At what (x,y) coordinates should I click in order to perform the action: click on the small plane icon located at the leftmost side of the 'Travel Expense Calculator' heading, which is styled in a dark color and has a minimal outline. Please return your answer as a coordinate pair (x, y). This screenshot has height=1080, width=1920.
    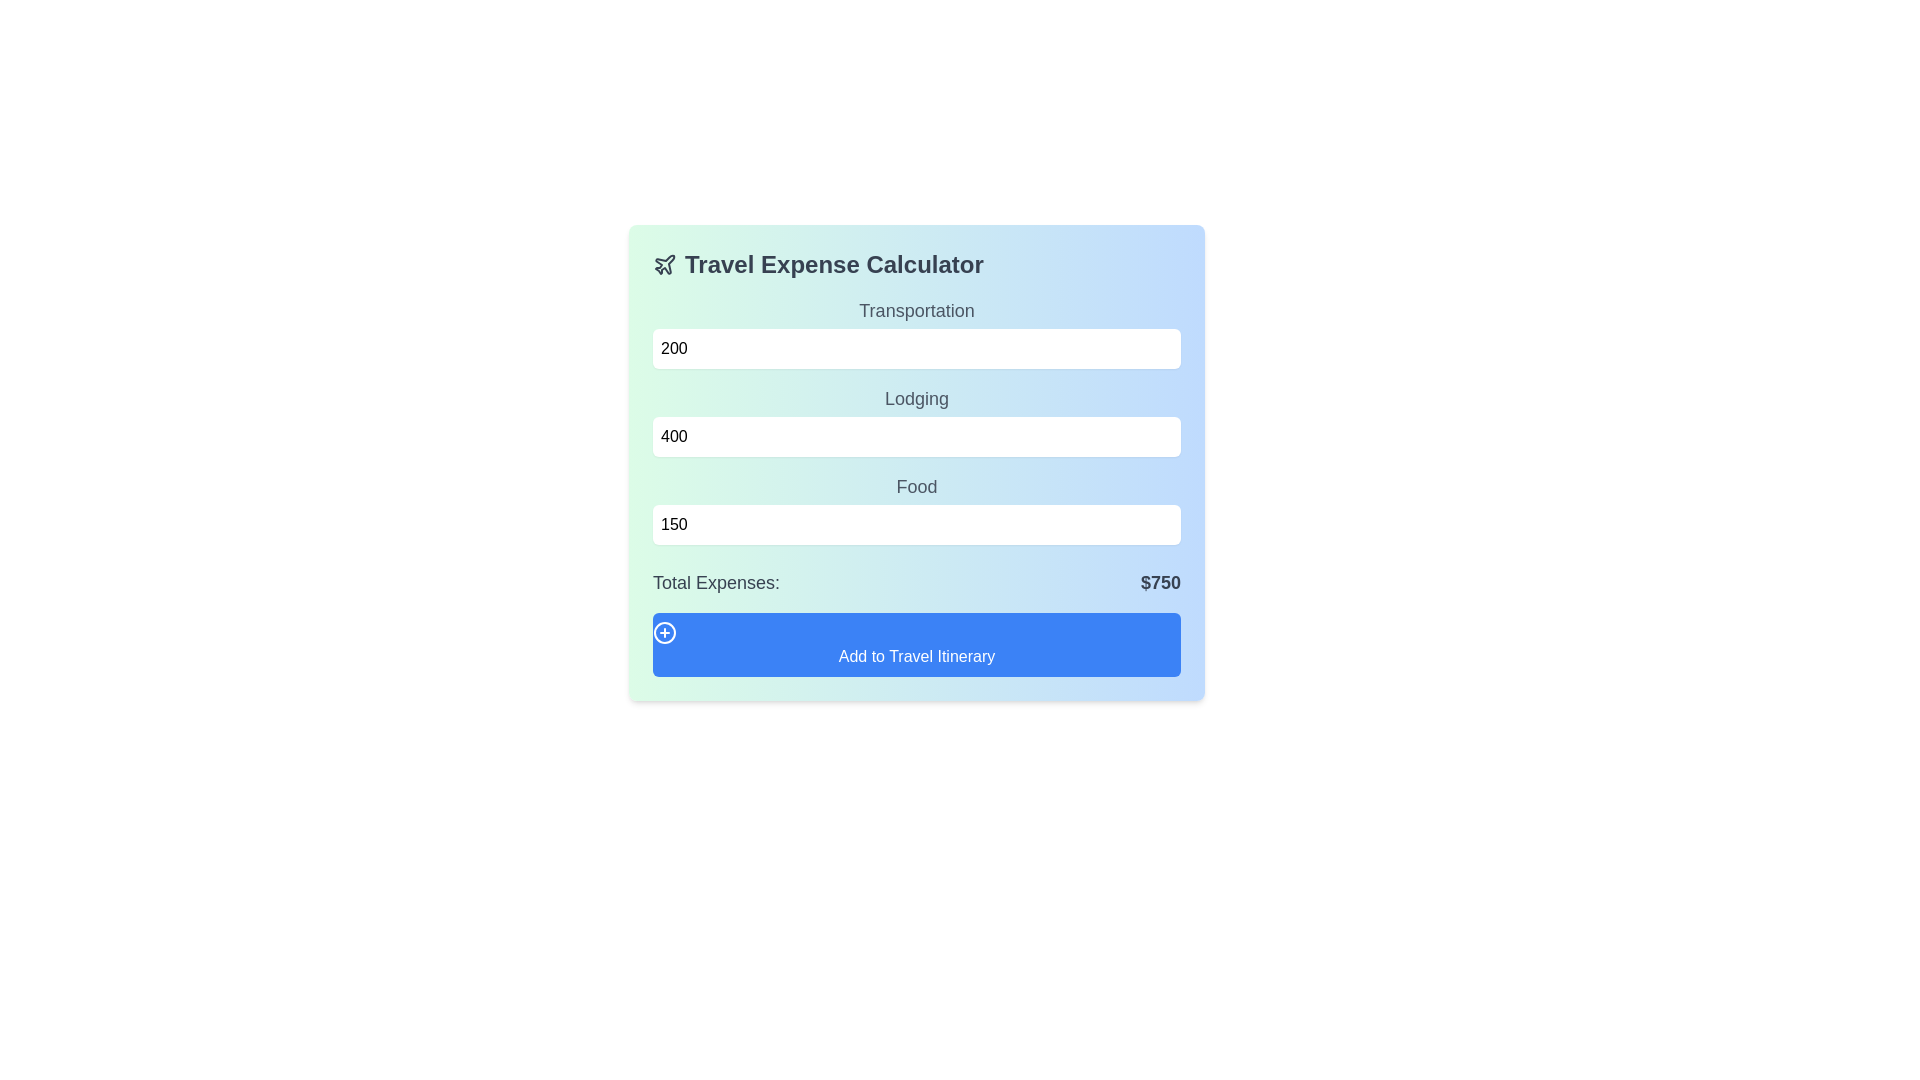
    Looking at the image, I should click on (665, 264).